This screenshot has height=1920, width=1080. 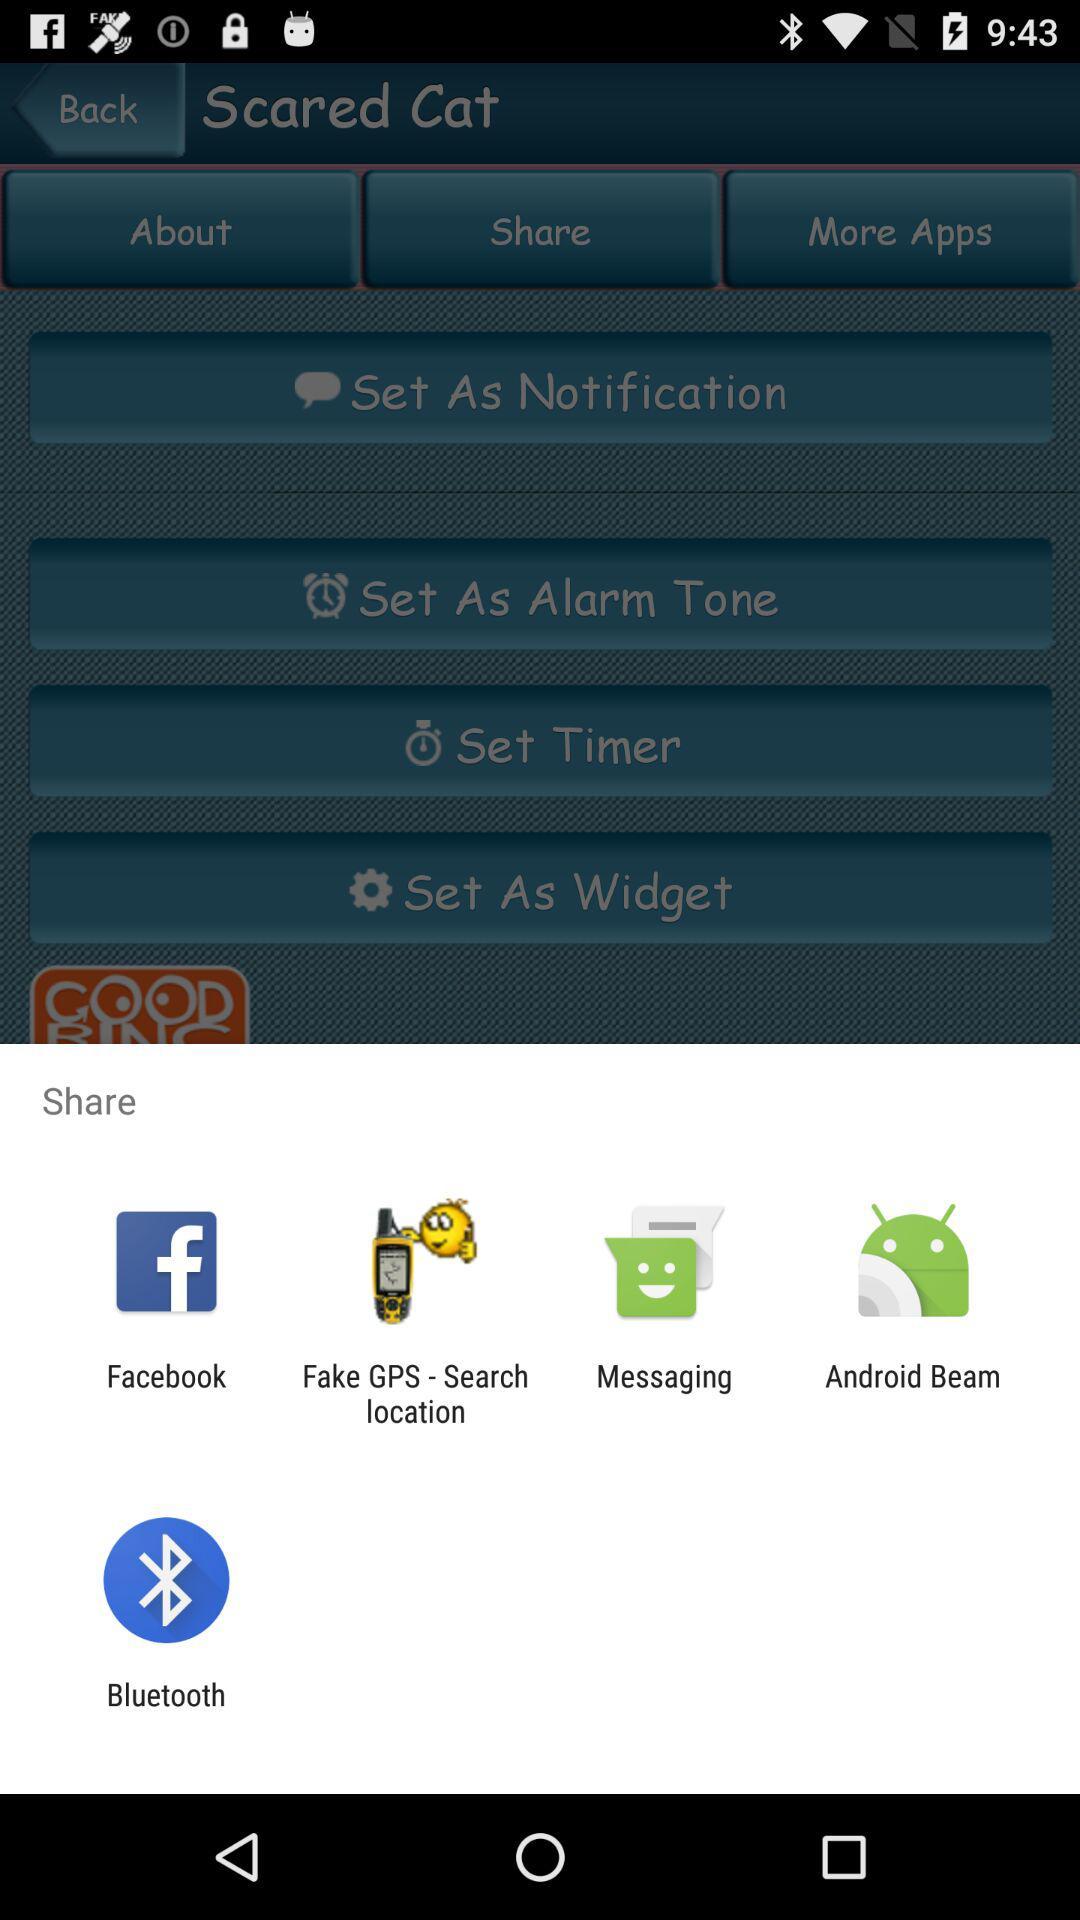 I want to click on the app next to messaging app, so click(x=414, y=1392).